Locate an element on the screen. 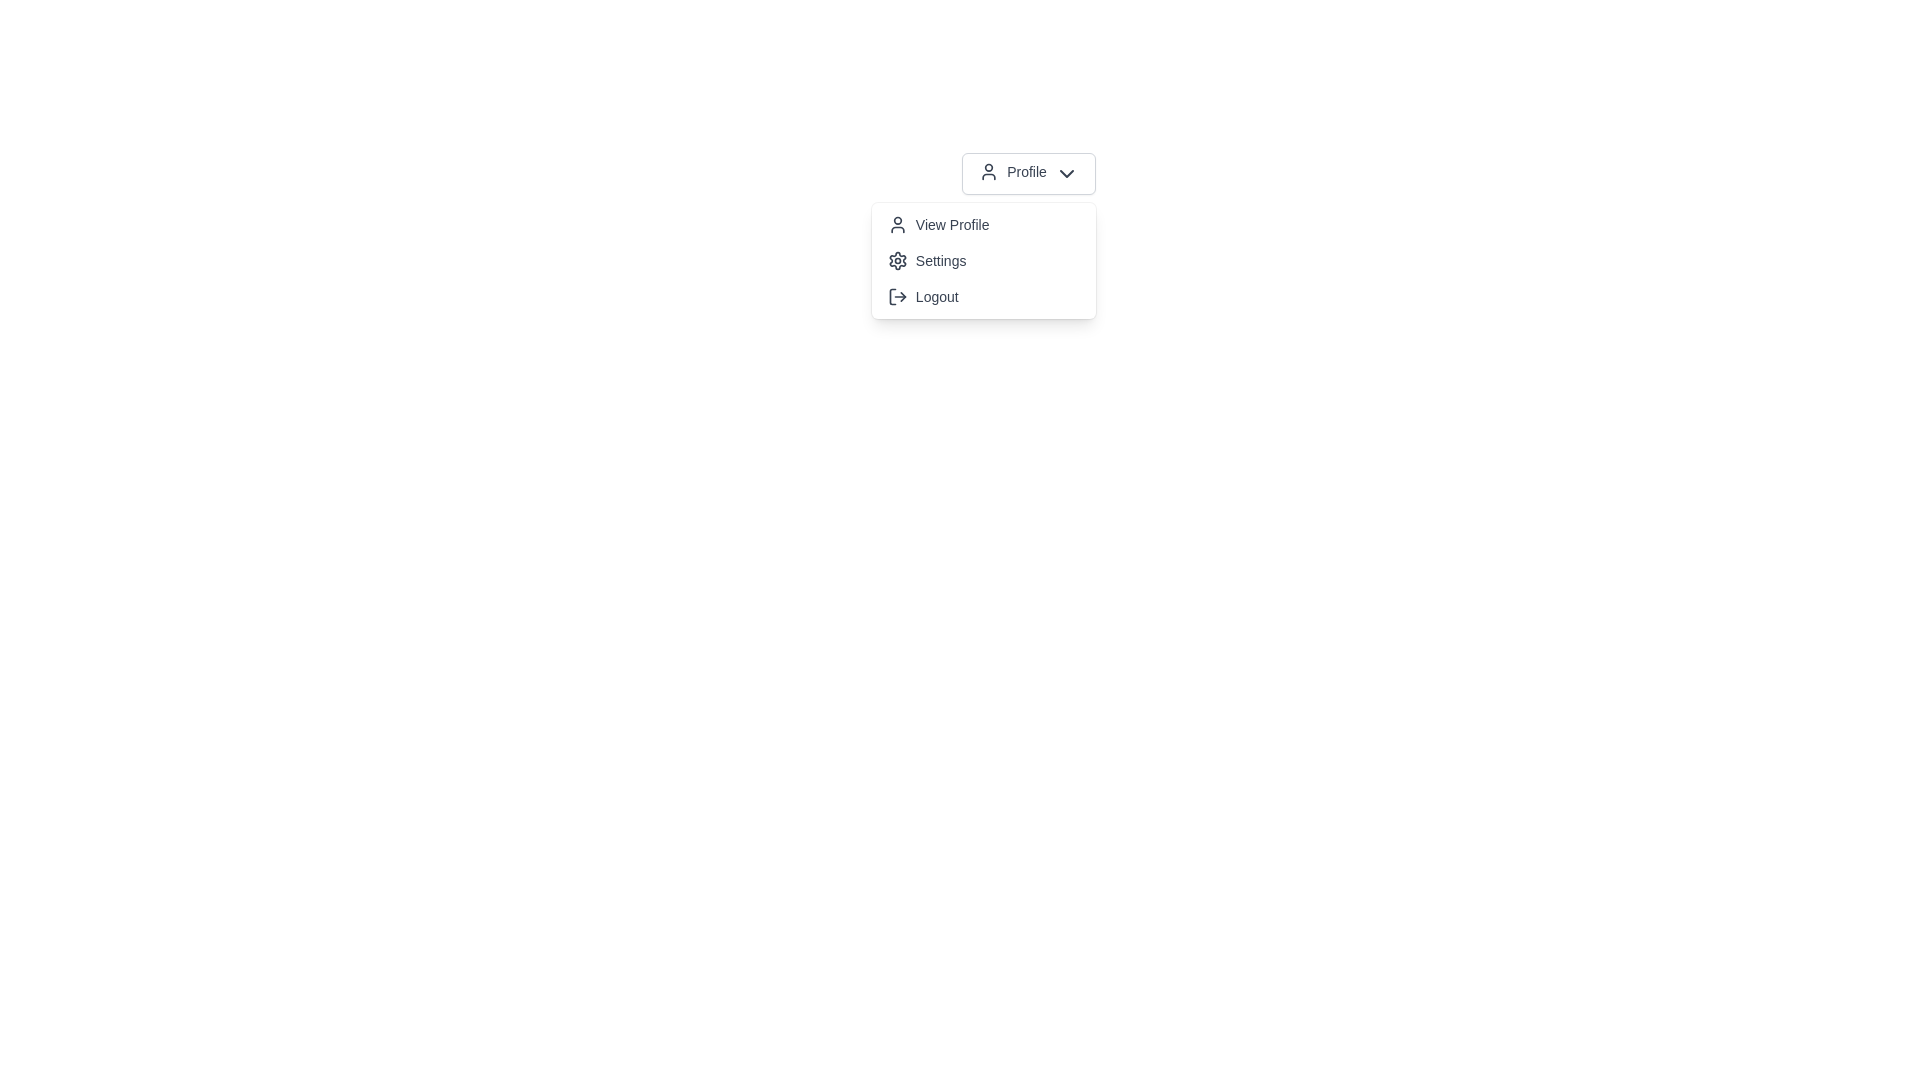 The image size is (1920, 1080). the 'View Profile' button in the dropdown menu is located at coordinates (983, 224).